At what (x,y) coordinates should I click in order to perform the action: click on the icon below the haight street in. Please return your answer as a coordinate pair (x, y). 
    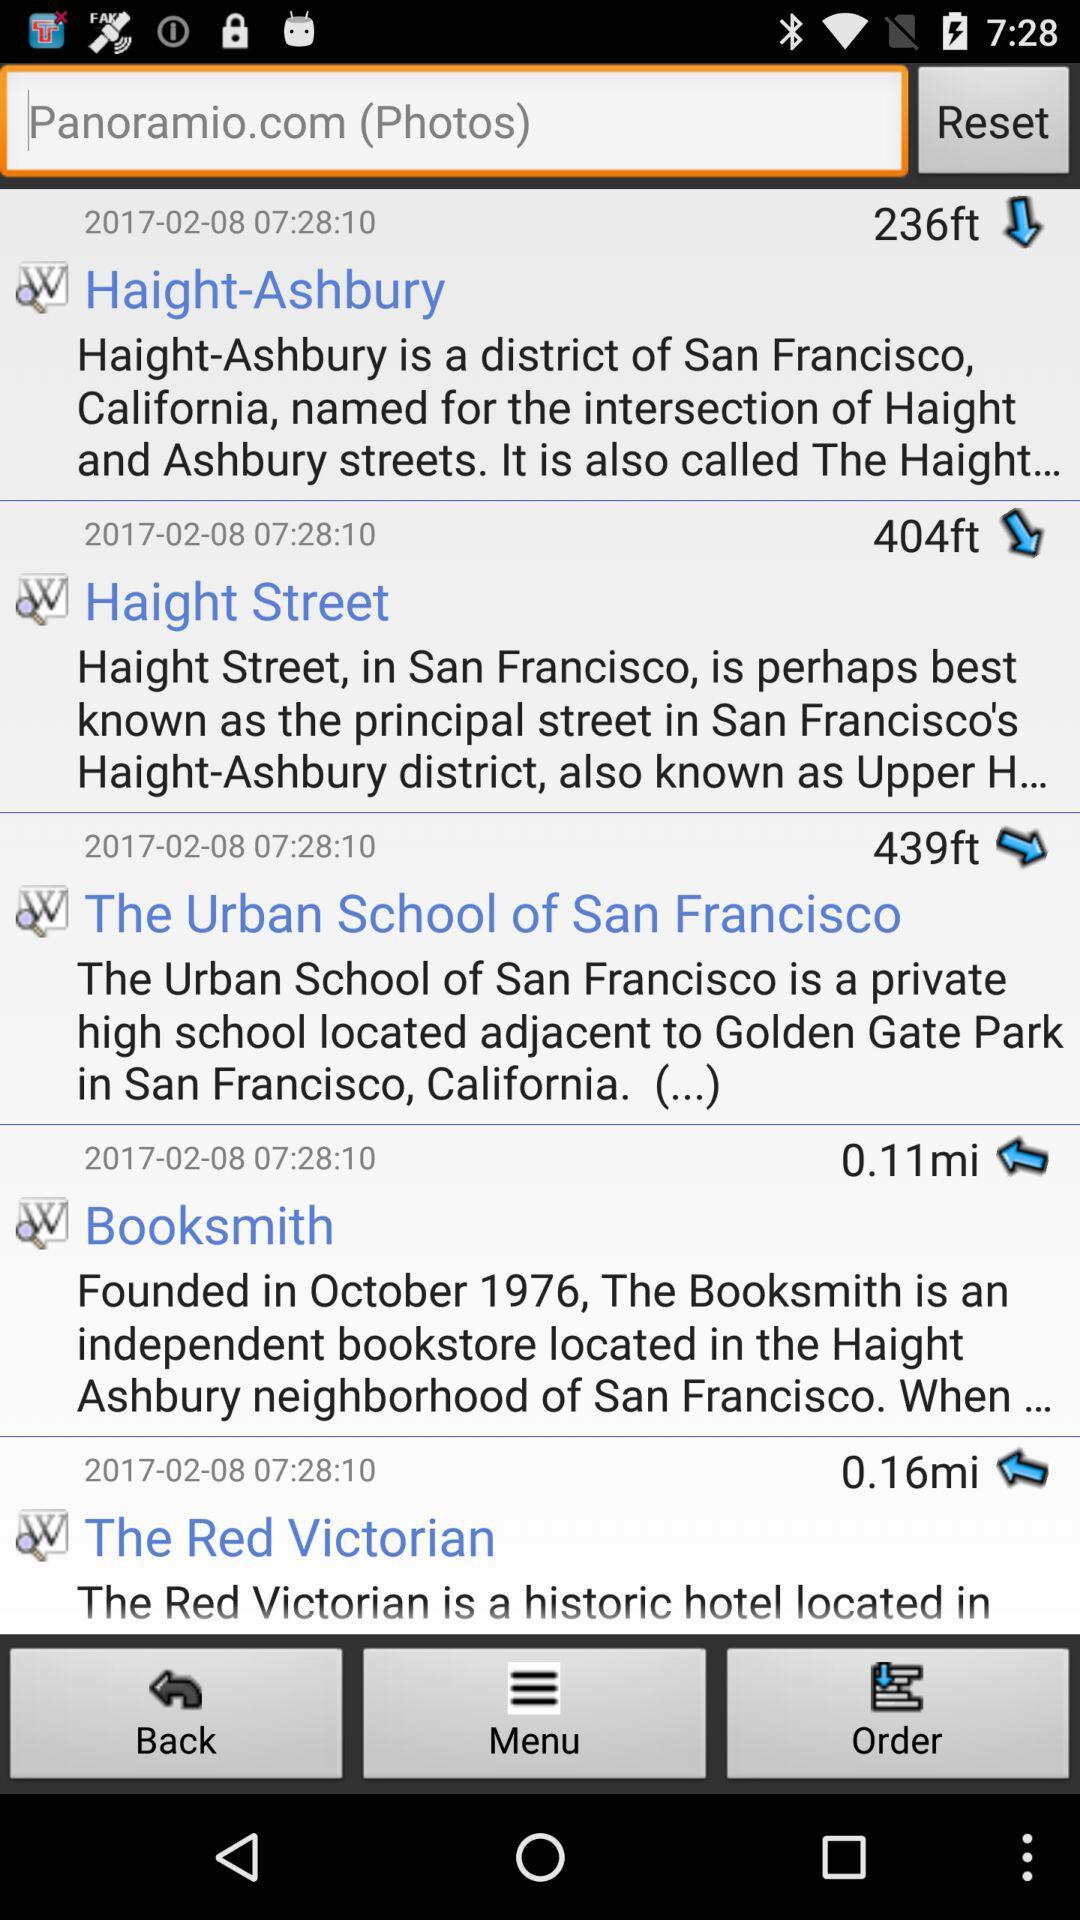
    Looking at the image, I should click on (42, 815).